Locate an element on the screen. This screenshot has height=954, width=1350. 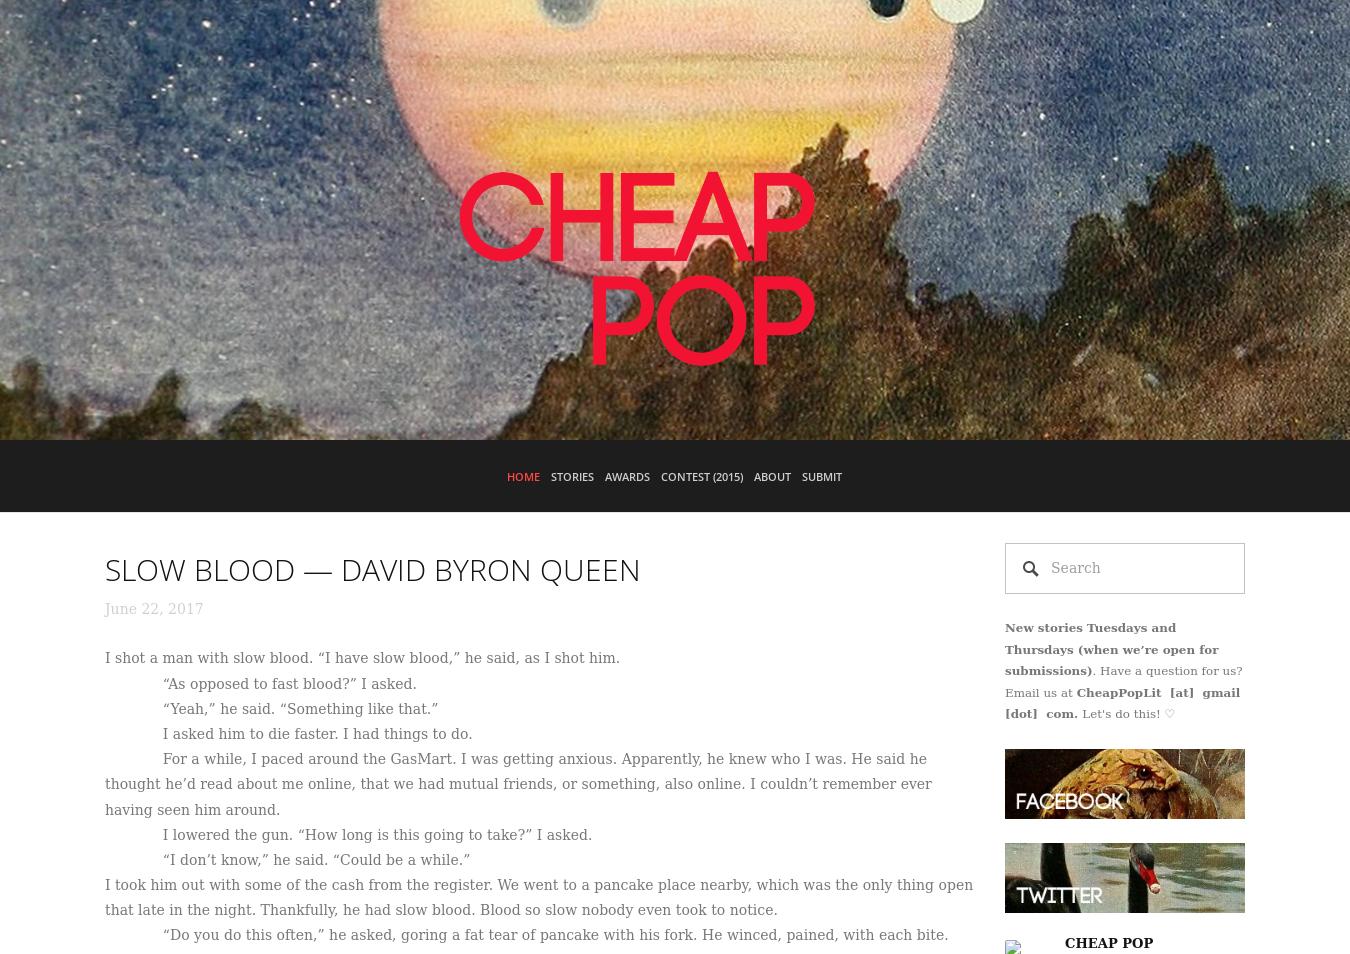
'I shot a man with slow blood. “I have slow blood,” he said, as I shot him.' is located at coordinates (362, 656).